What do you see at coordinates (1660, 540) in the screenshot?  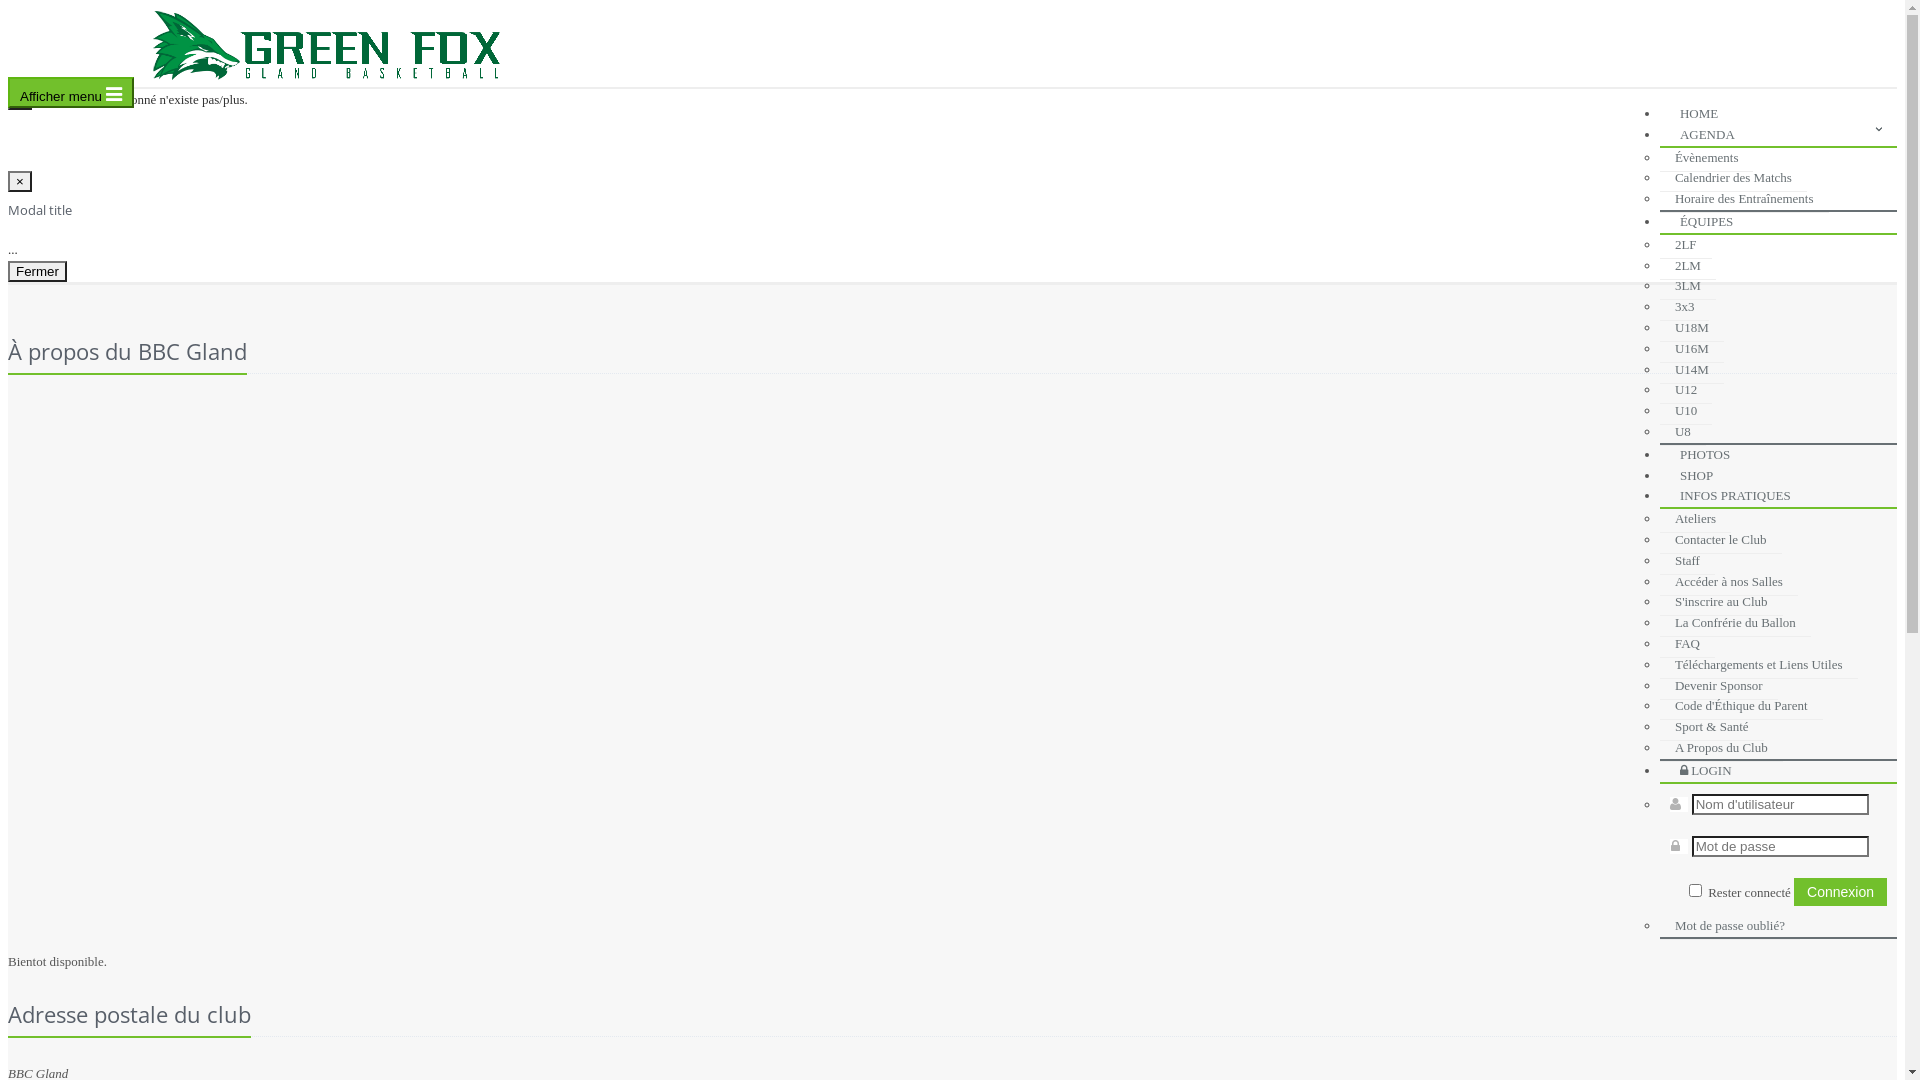 I see `'Contacter le Club'` at bounding box center [1660, 540].